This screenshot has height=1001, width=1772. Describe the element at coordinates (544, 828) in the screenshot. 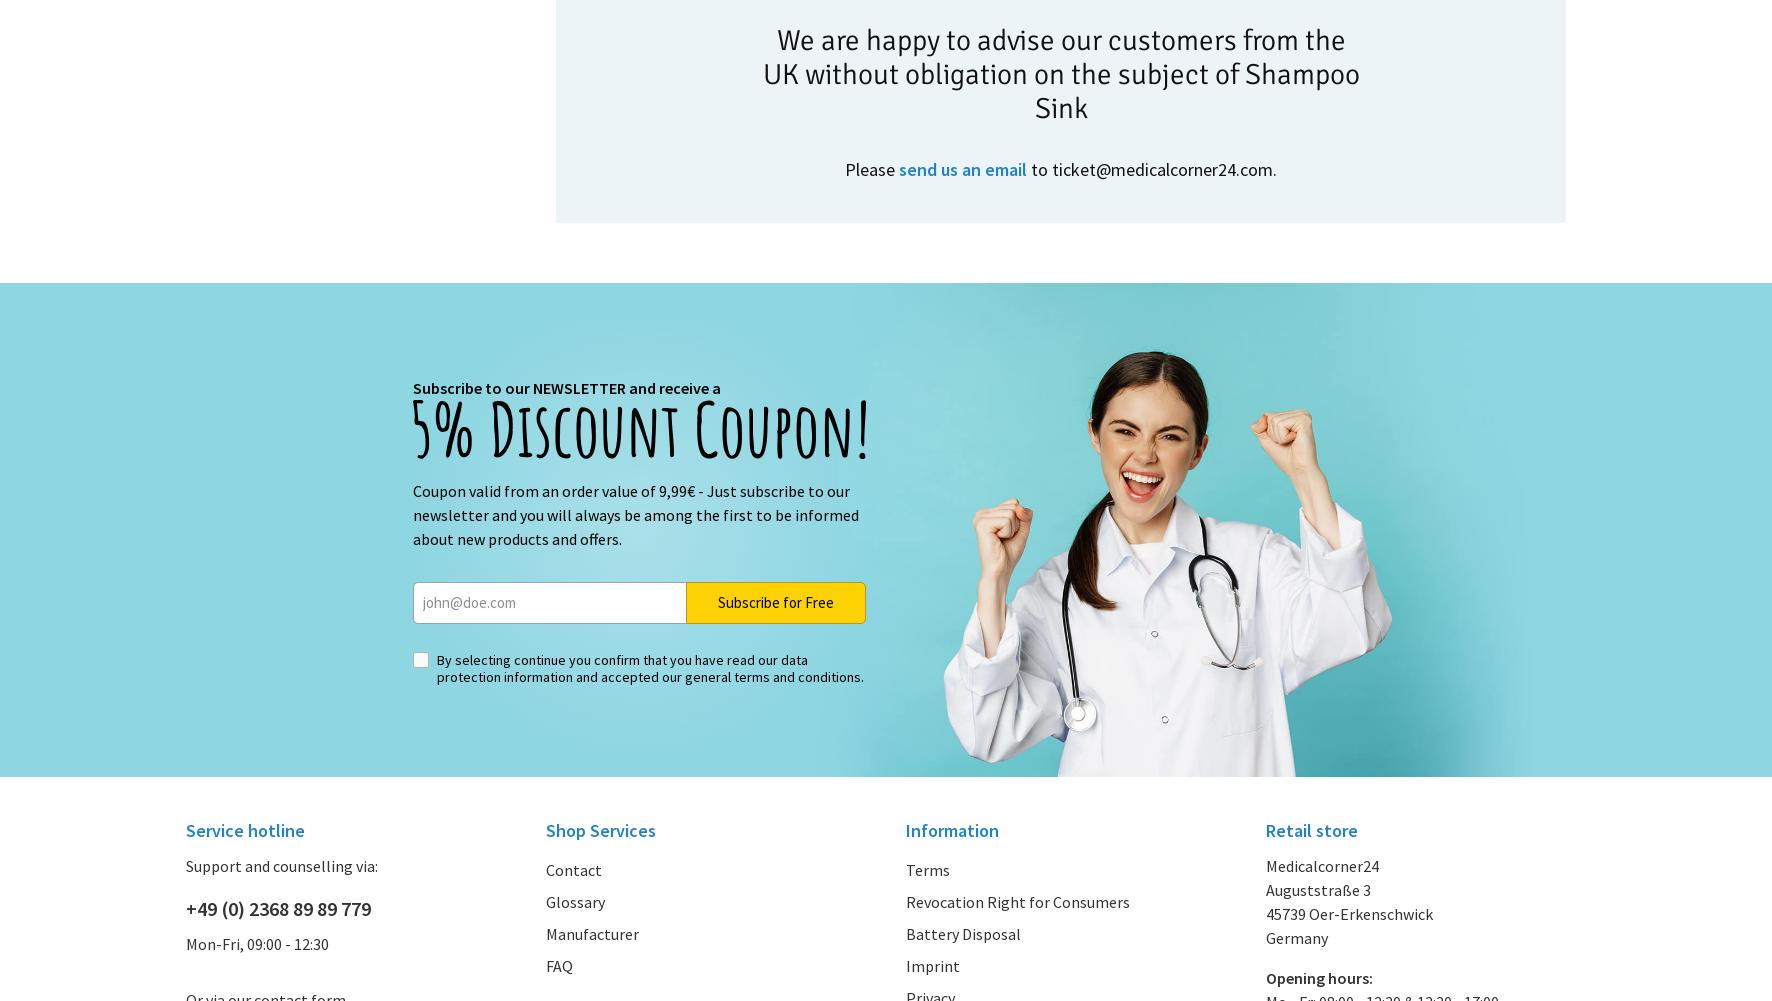

I see `'Shop Services'` at that location.